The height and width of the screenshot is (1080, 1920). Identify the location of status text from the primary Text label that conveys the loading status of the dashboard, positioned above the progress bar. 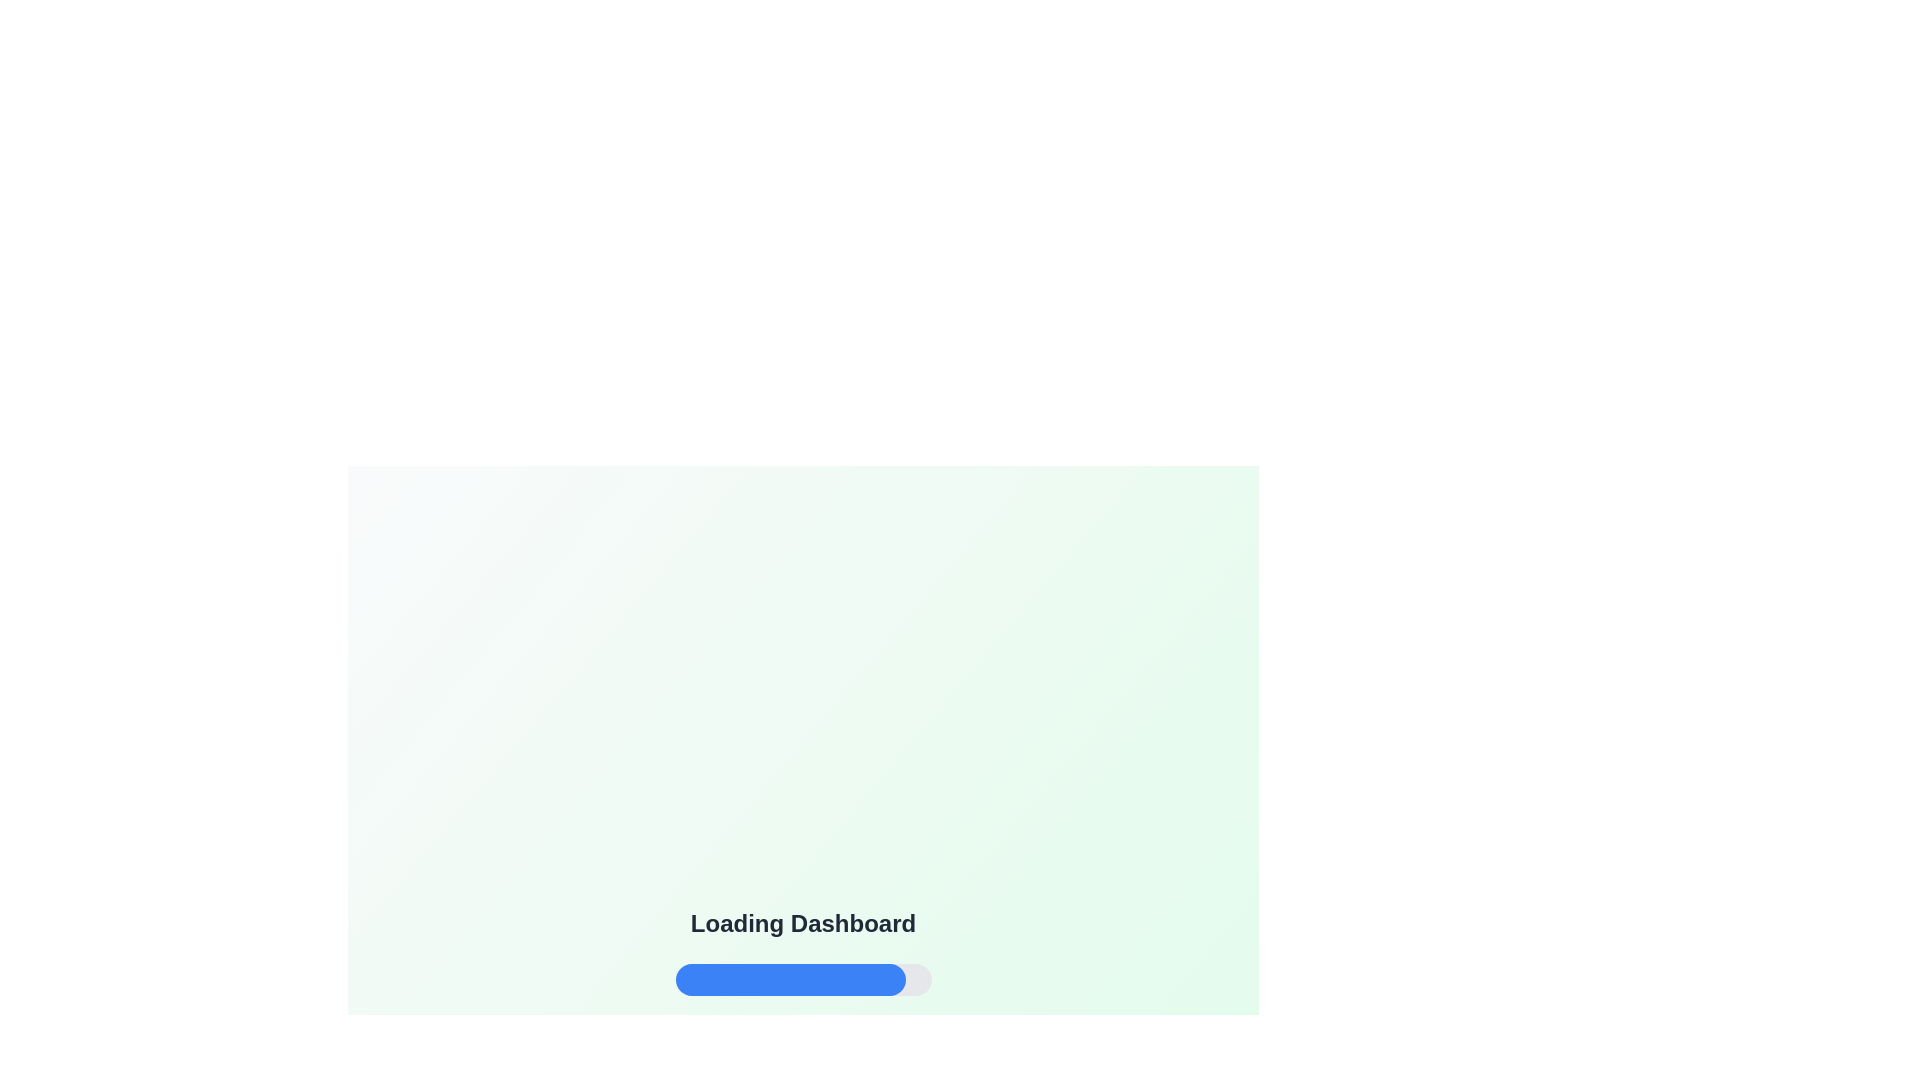
(803, 924).